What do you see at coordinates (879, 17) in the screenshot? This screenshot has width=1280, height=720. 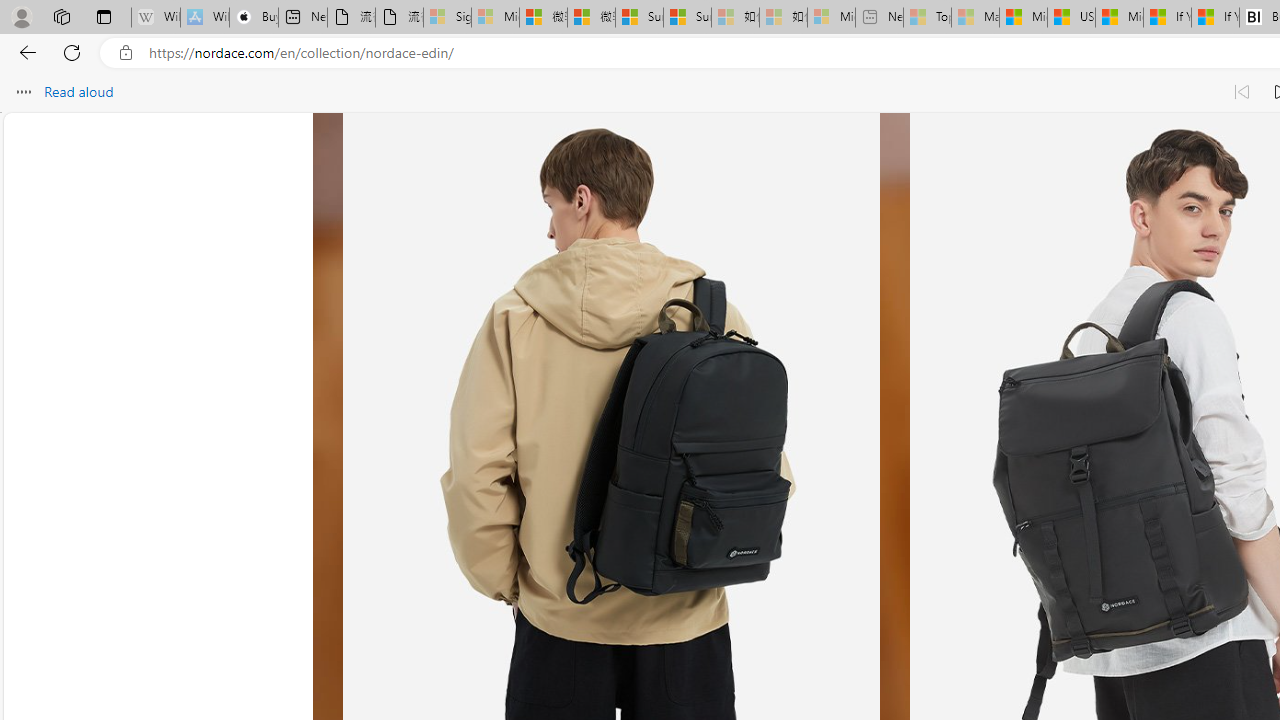 I see `'New tab - Sleeping'` at bounding box center [879, 17].